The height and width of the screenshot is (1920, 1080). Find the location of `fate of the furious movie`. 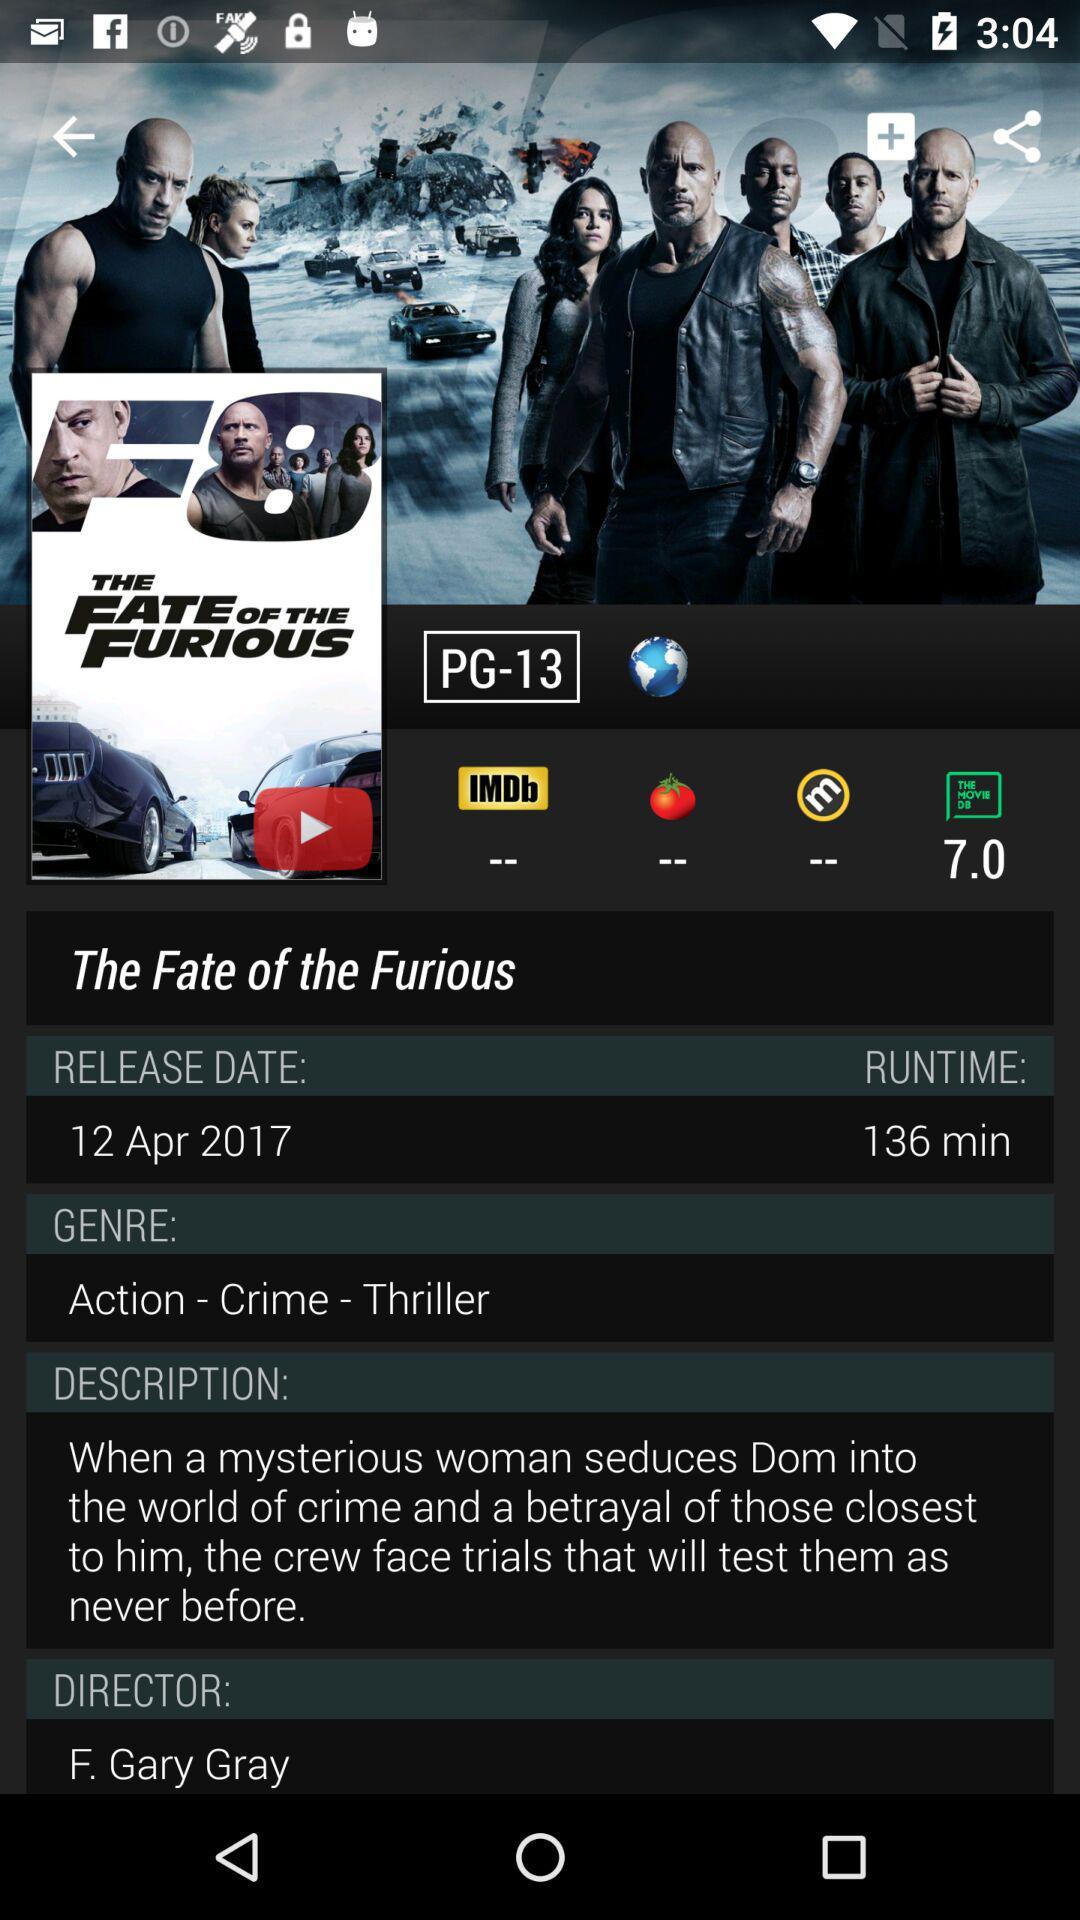

fate of the furious movie is located at coordinates (206, 625).